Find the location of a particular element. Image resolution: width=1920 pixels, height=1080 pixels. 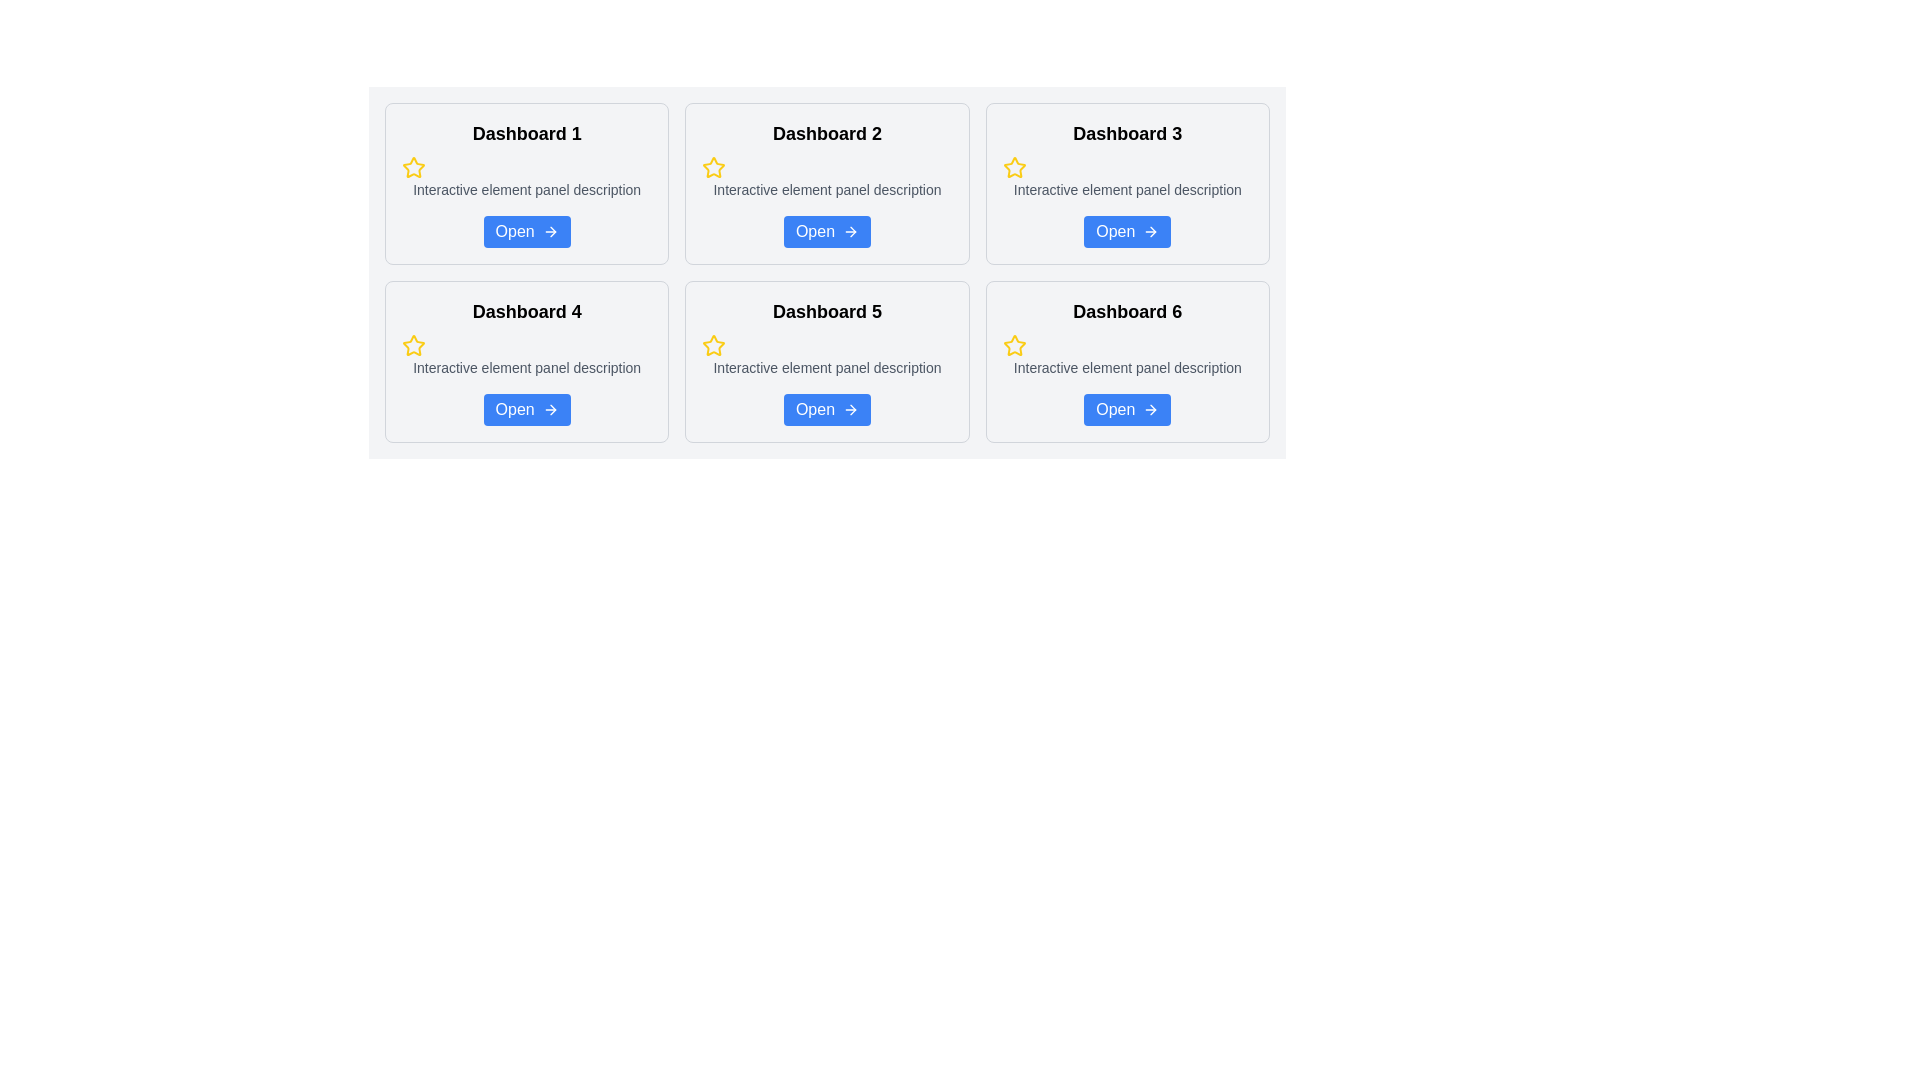

the right-pointing arrow icon within the 'Open' button, which is a vector-based graphical UI element located in the second row, first column of the grid is located at coordinates (553, 230).